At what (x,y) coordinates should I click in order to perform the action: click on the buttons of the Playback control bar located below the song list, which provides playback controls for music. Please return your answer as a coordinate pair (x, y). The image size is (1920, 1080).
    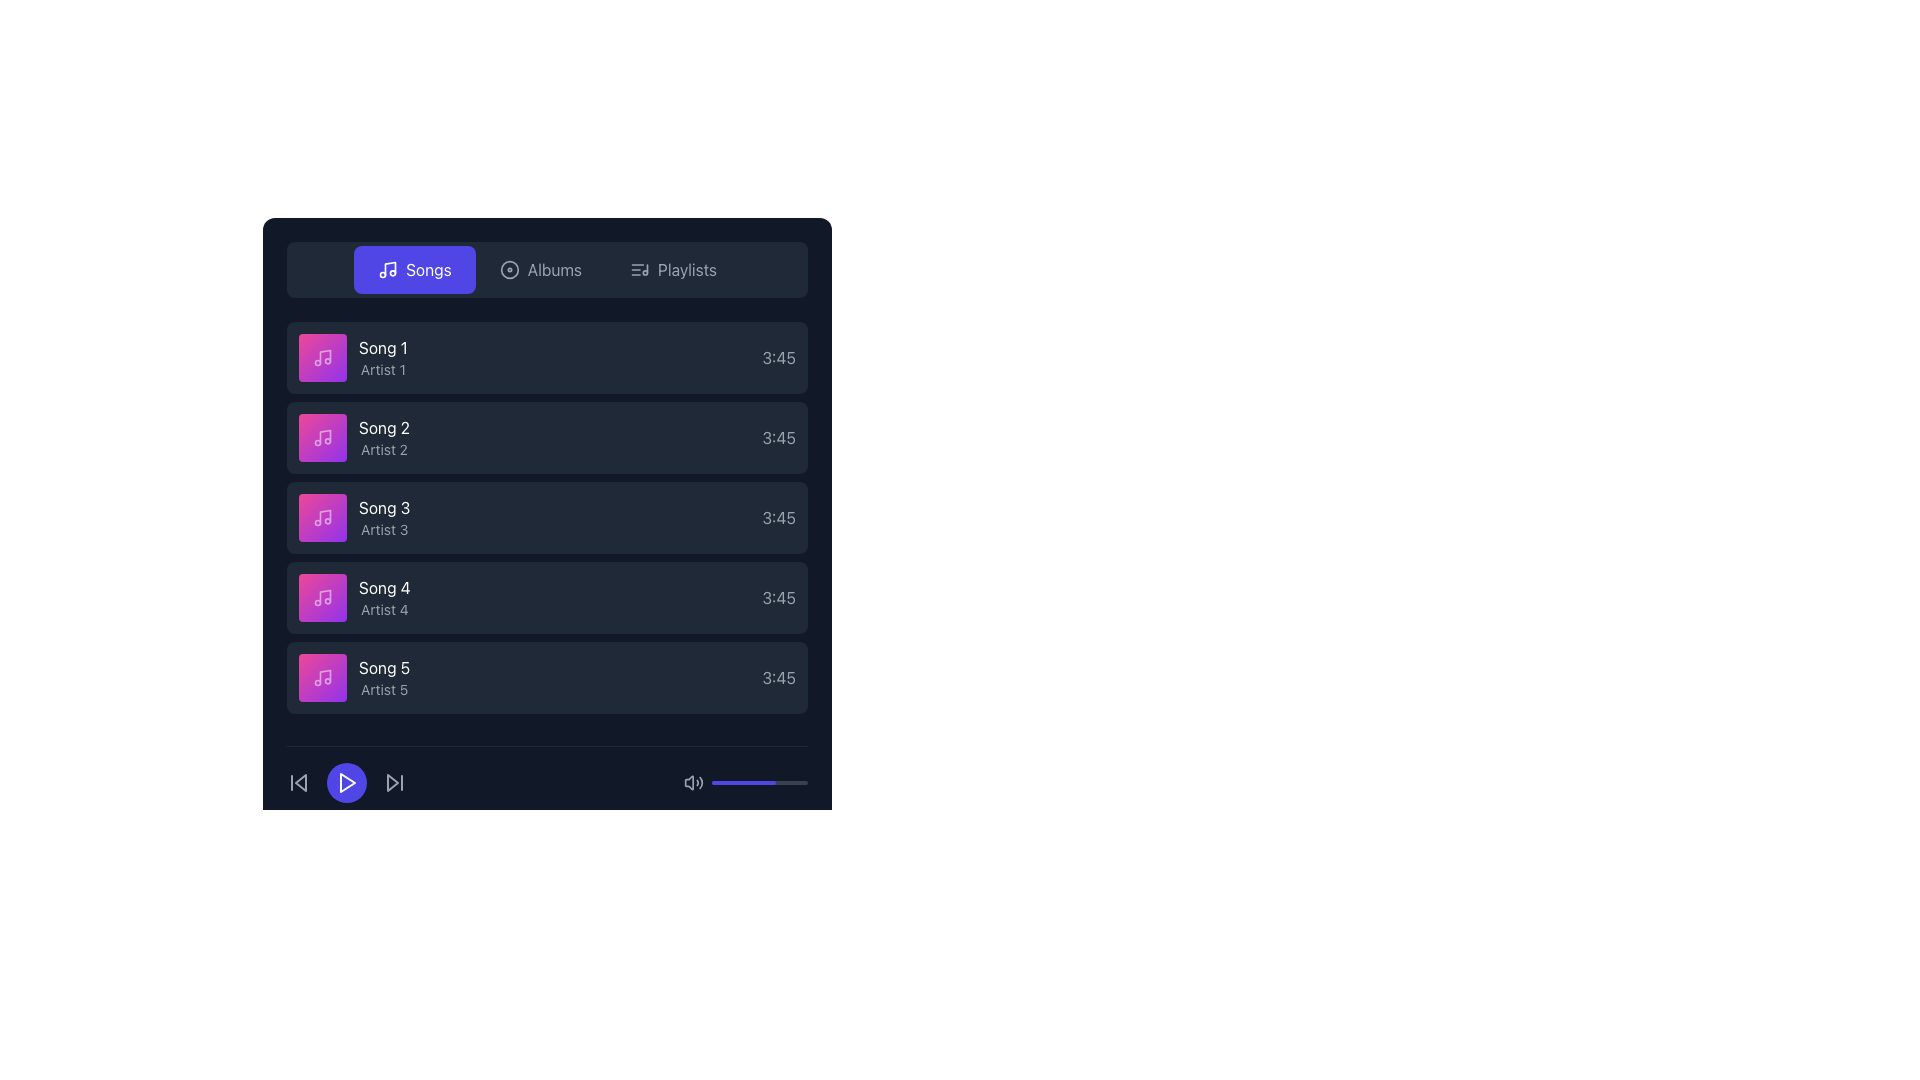
    Looking at the image, I should click on (547, 773).